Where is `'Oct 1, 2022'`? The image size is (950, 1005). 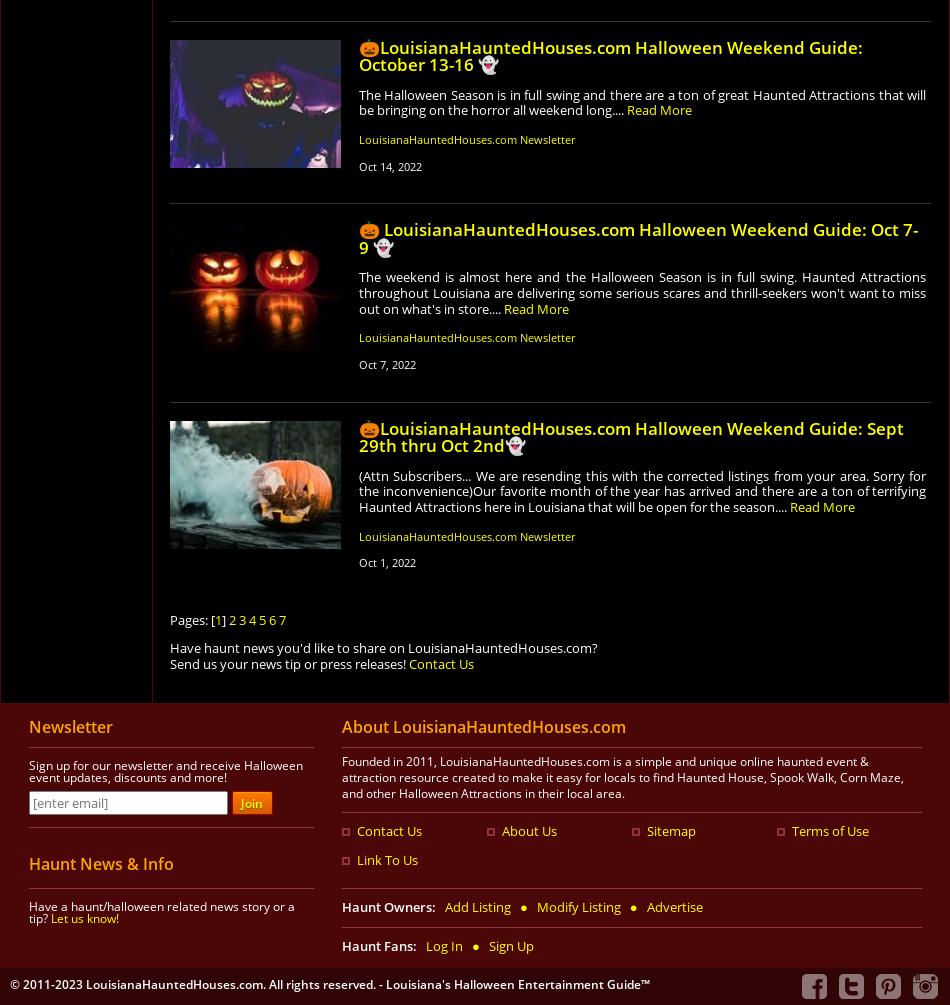
'Oct 1, 2022' is located at coordinates (385, 561).